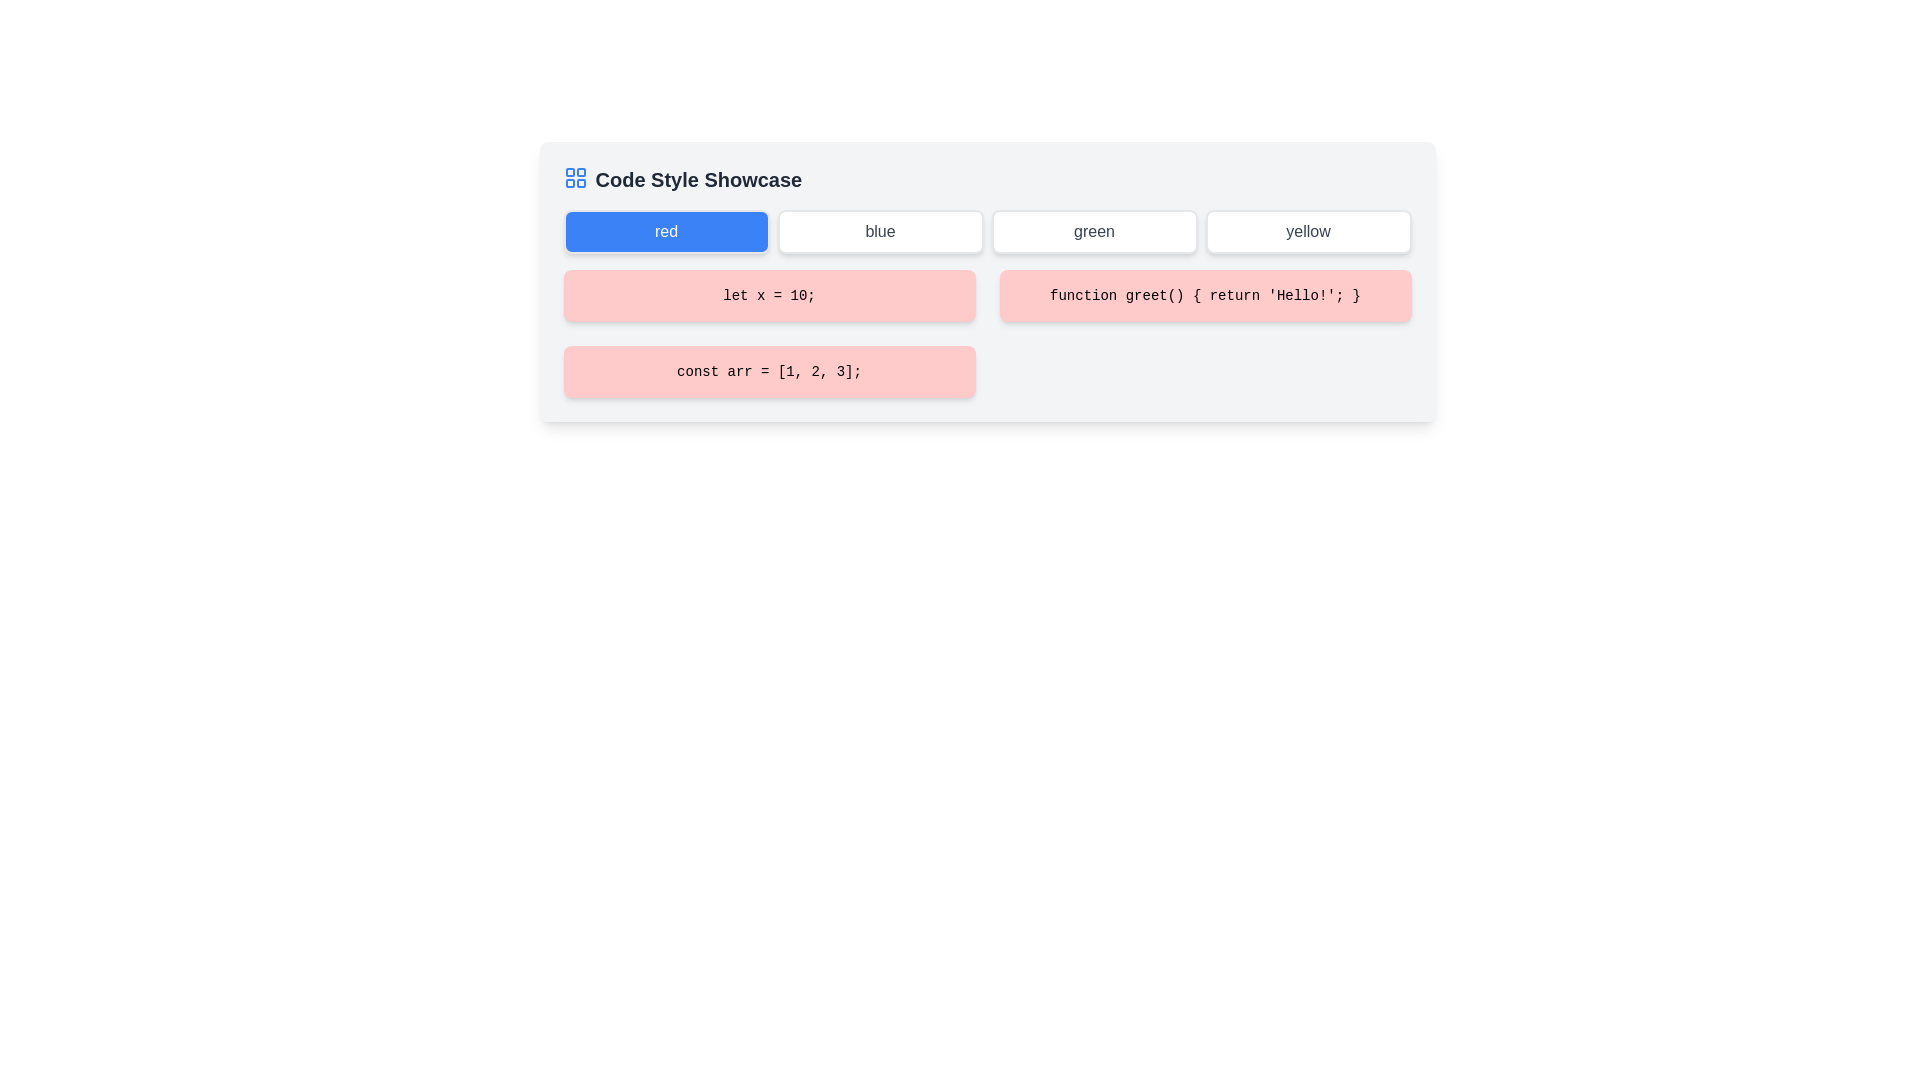 The image size is (1920, 1080). Describe the element at coordinates (768, 371) in the screenshot. I see `the static text block containing the code snippet 'const arr = [1, 2, 3];' which has a light red background and rounded corners` at that location.